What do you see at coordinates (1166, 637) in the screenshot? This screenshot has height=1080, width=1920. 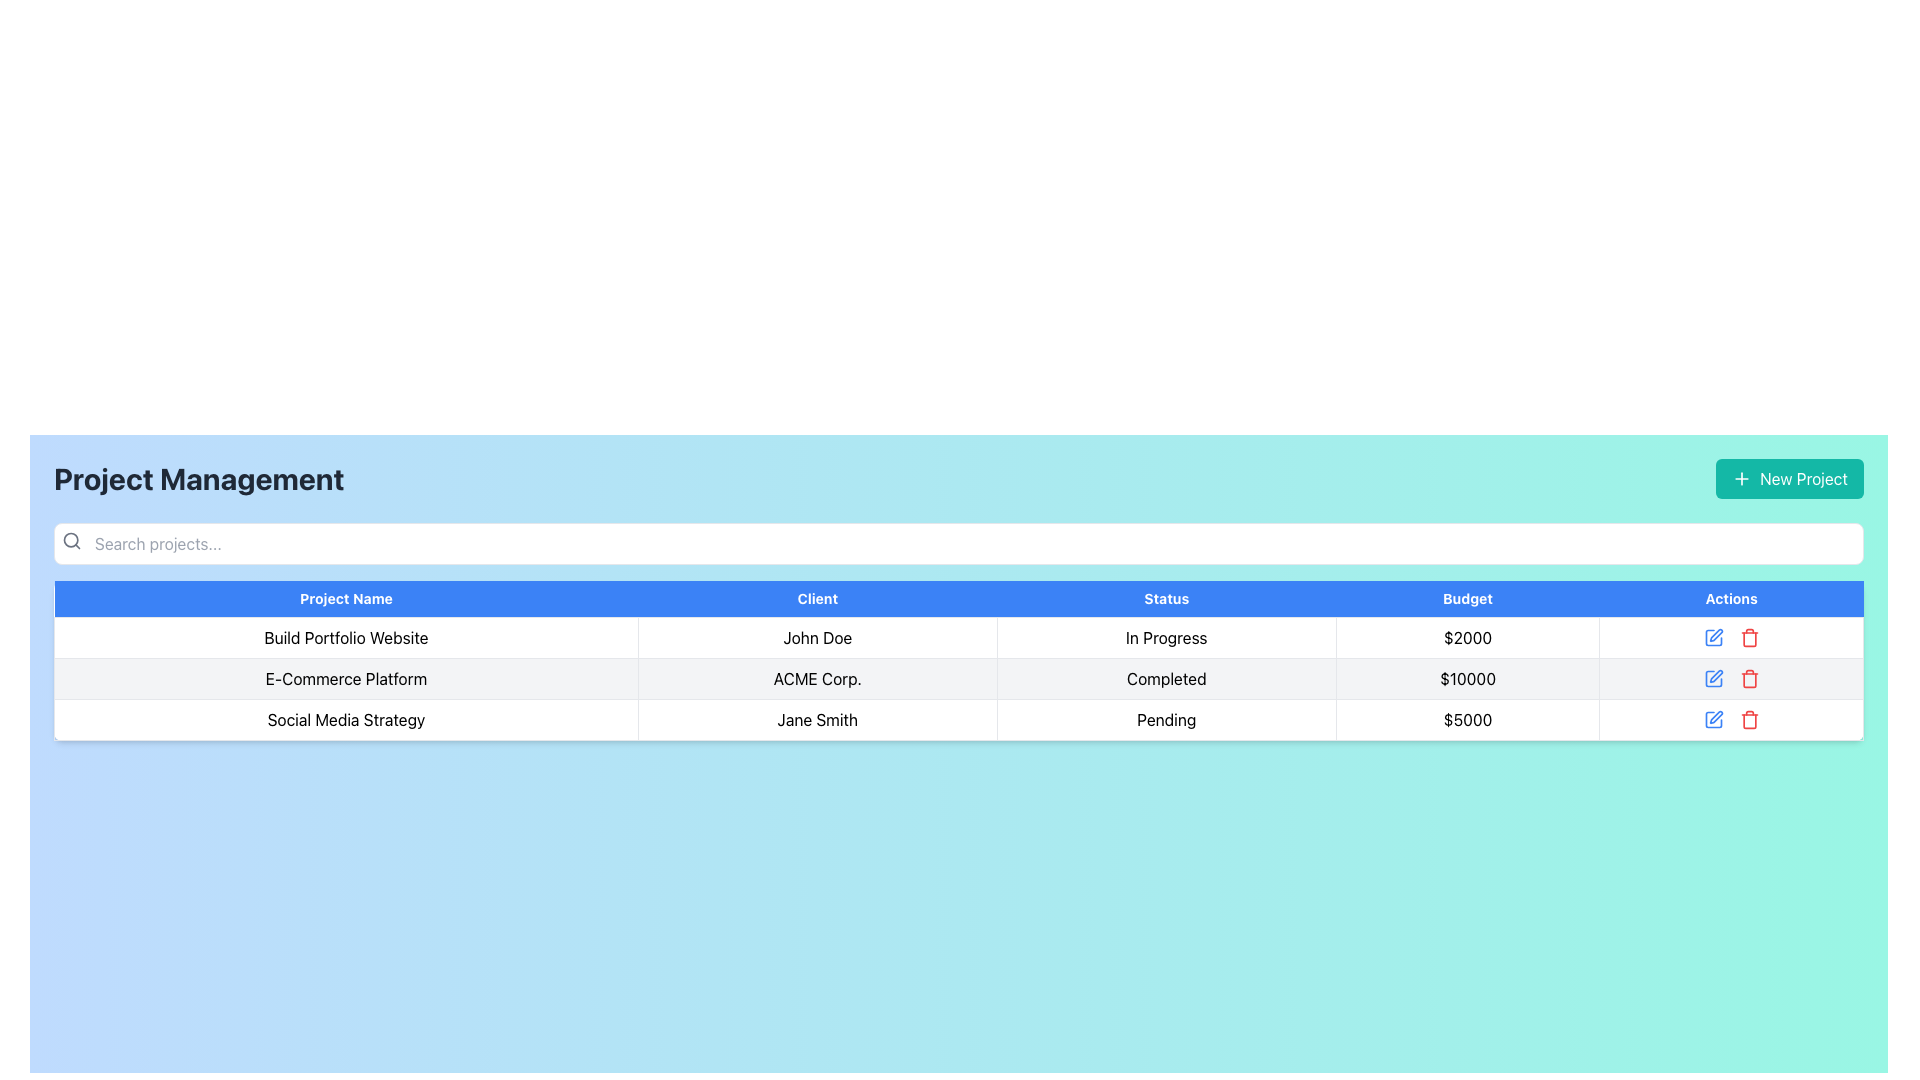 I see `the Static Text Label displaying 'In Progress' in the 'Status' column of the row for the project 'Build Portfolio Website'` at bounding box center [1166, 637].